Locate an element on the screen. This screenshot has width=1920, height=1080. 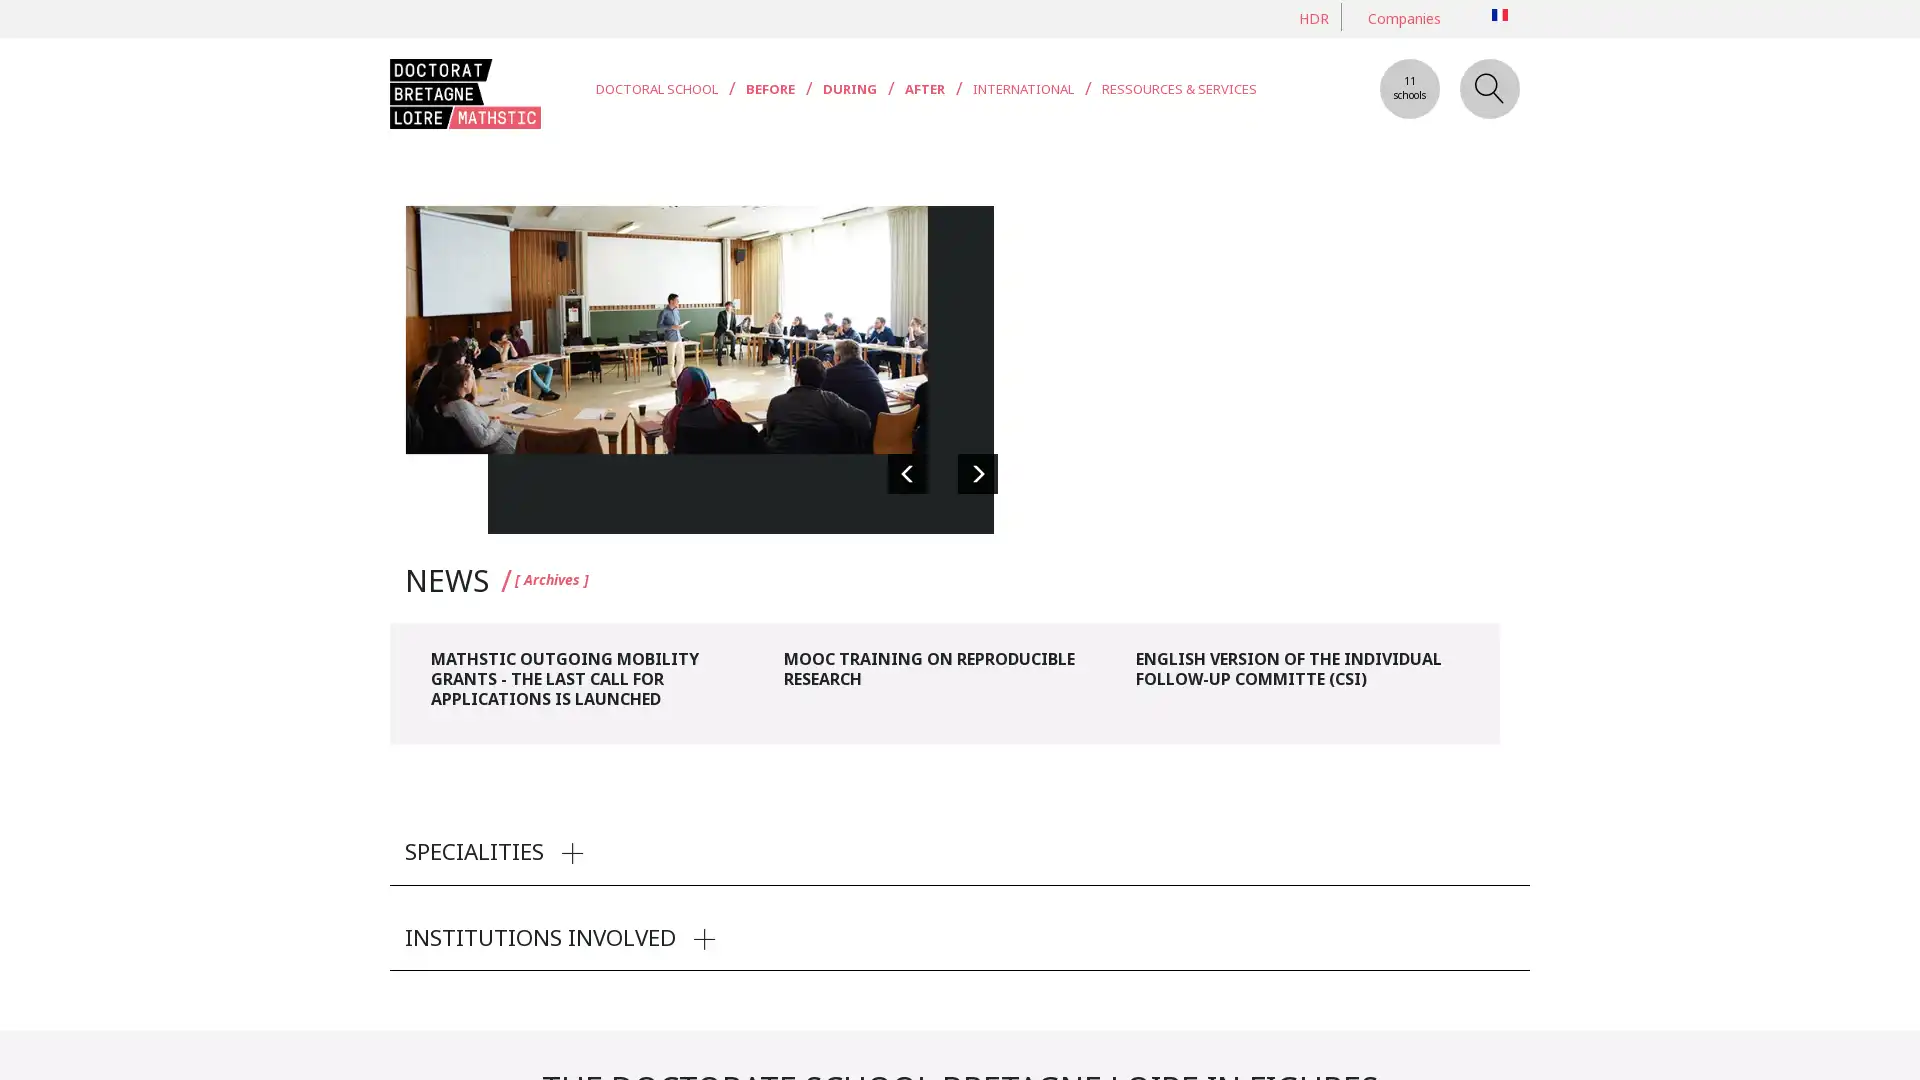
11 schools is located at coordinates (1409, 87).